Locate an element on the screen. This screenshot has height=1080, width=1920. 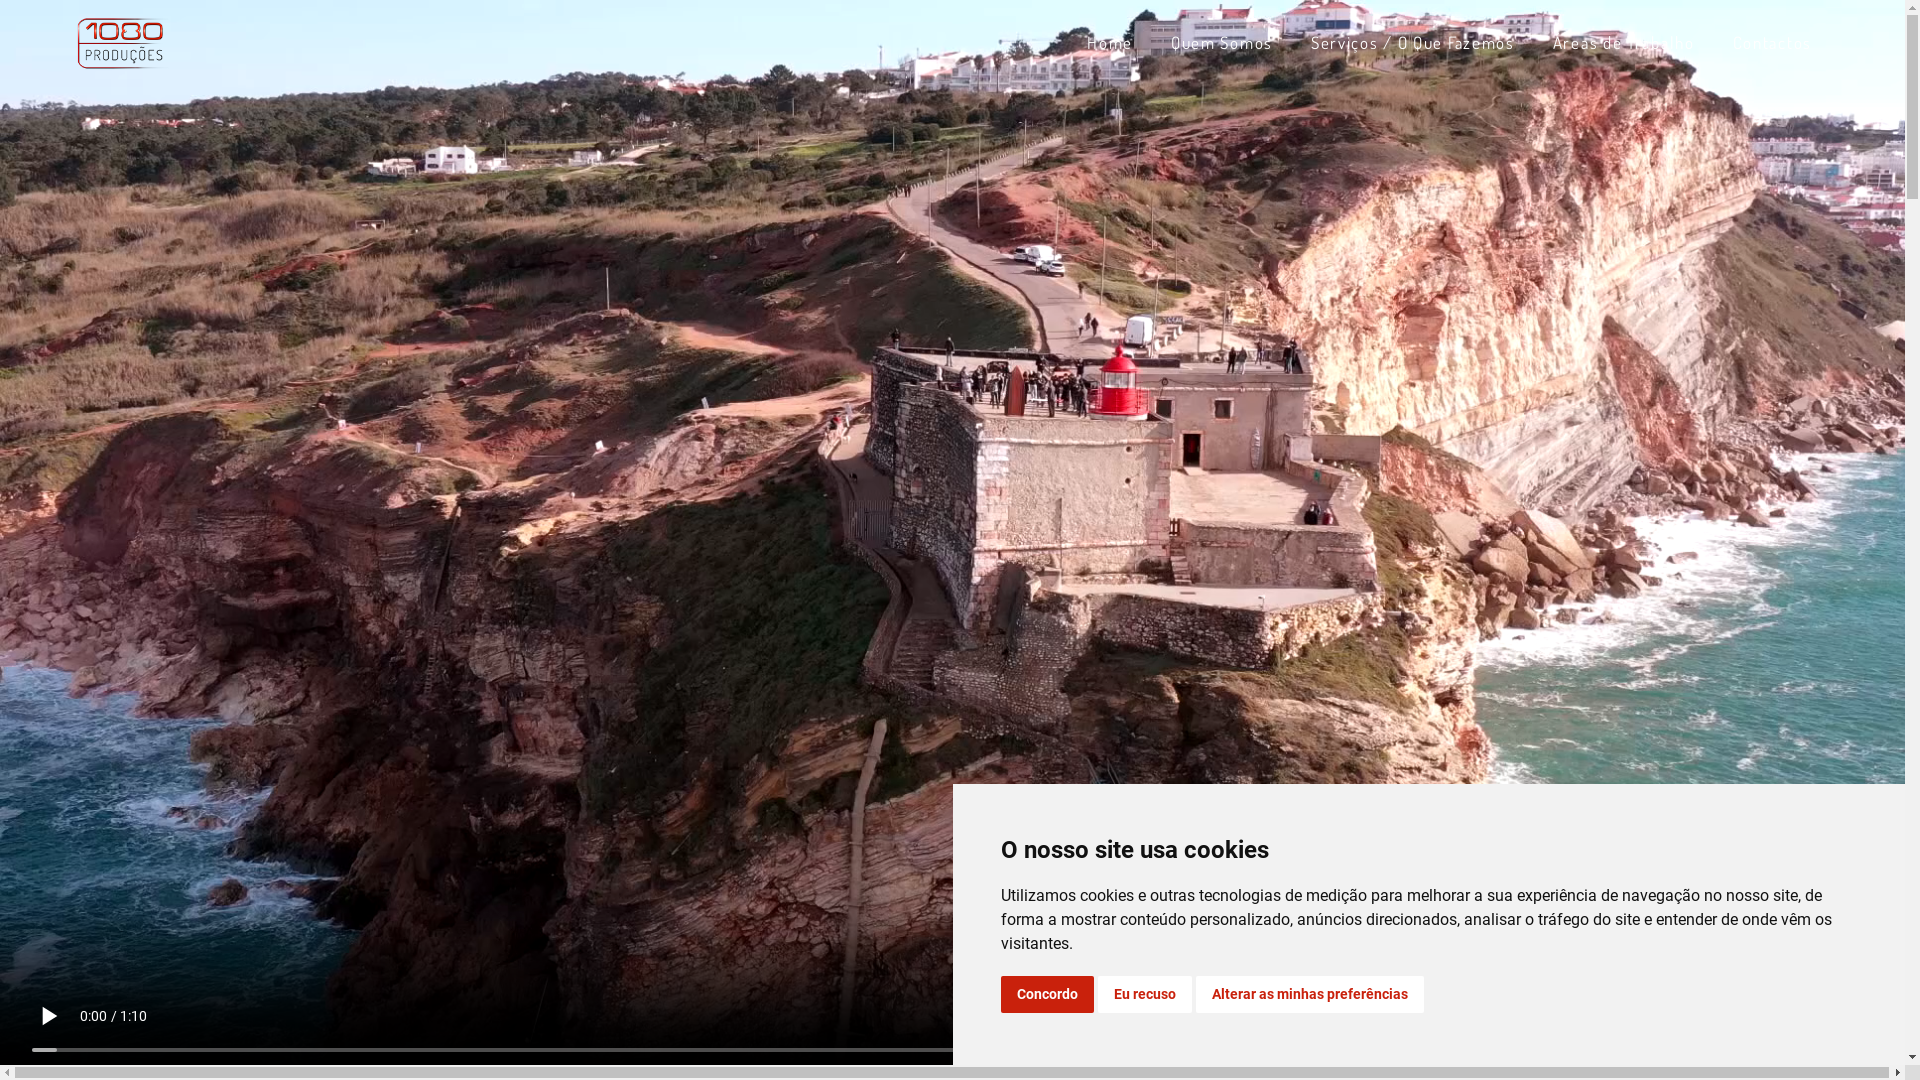
'Home' is located at coordinates (1085, 42).